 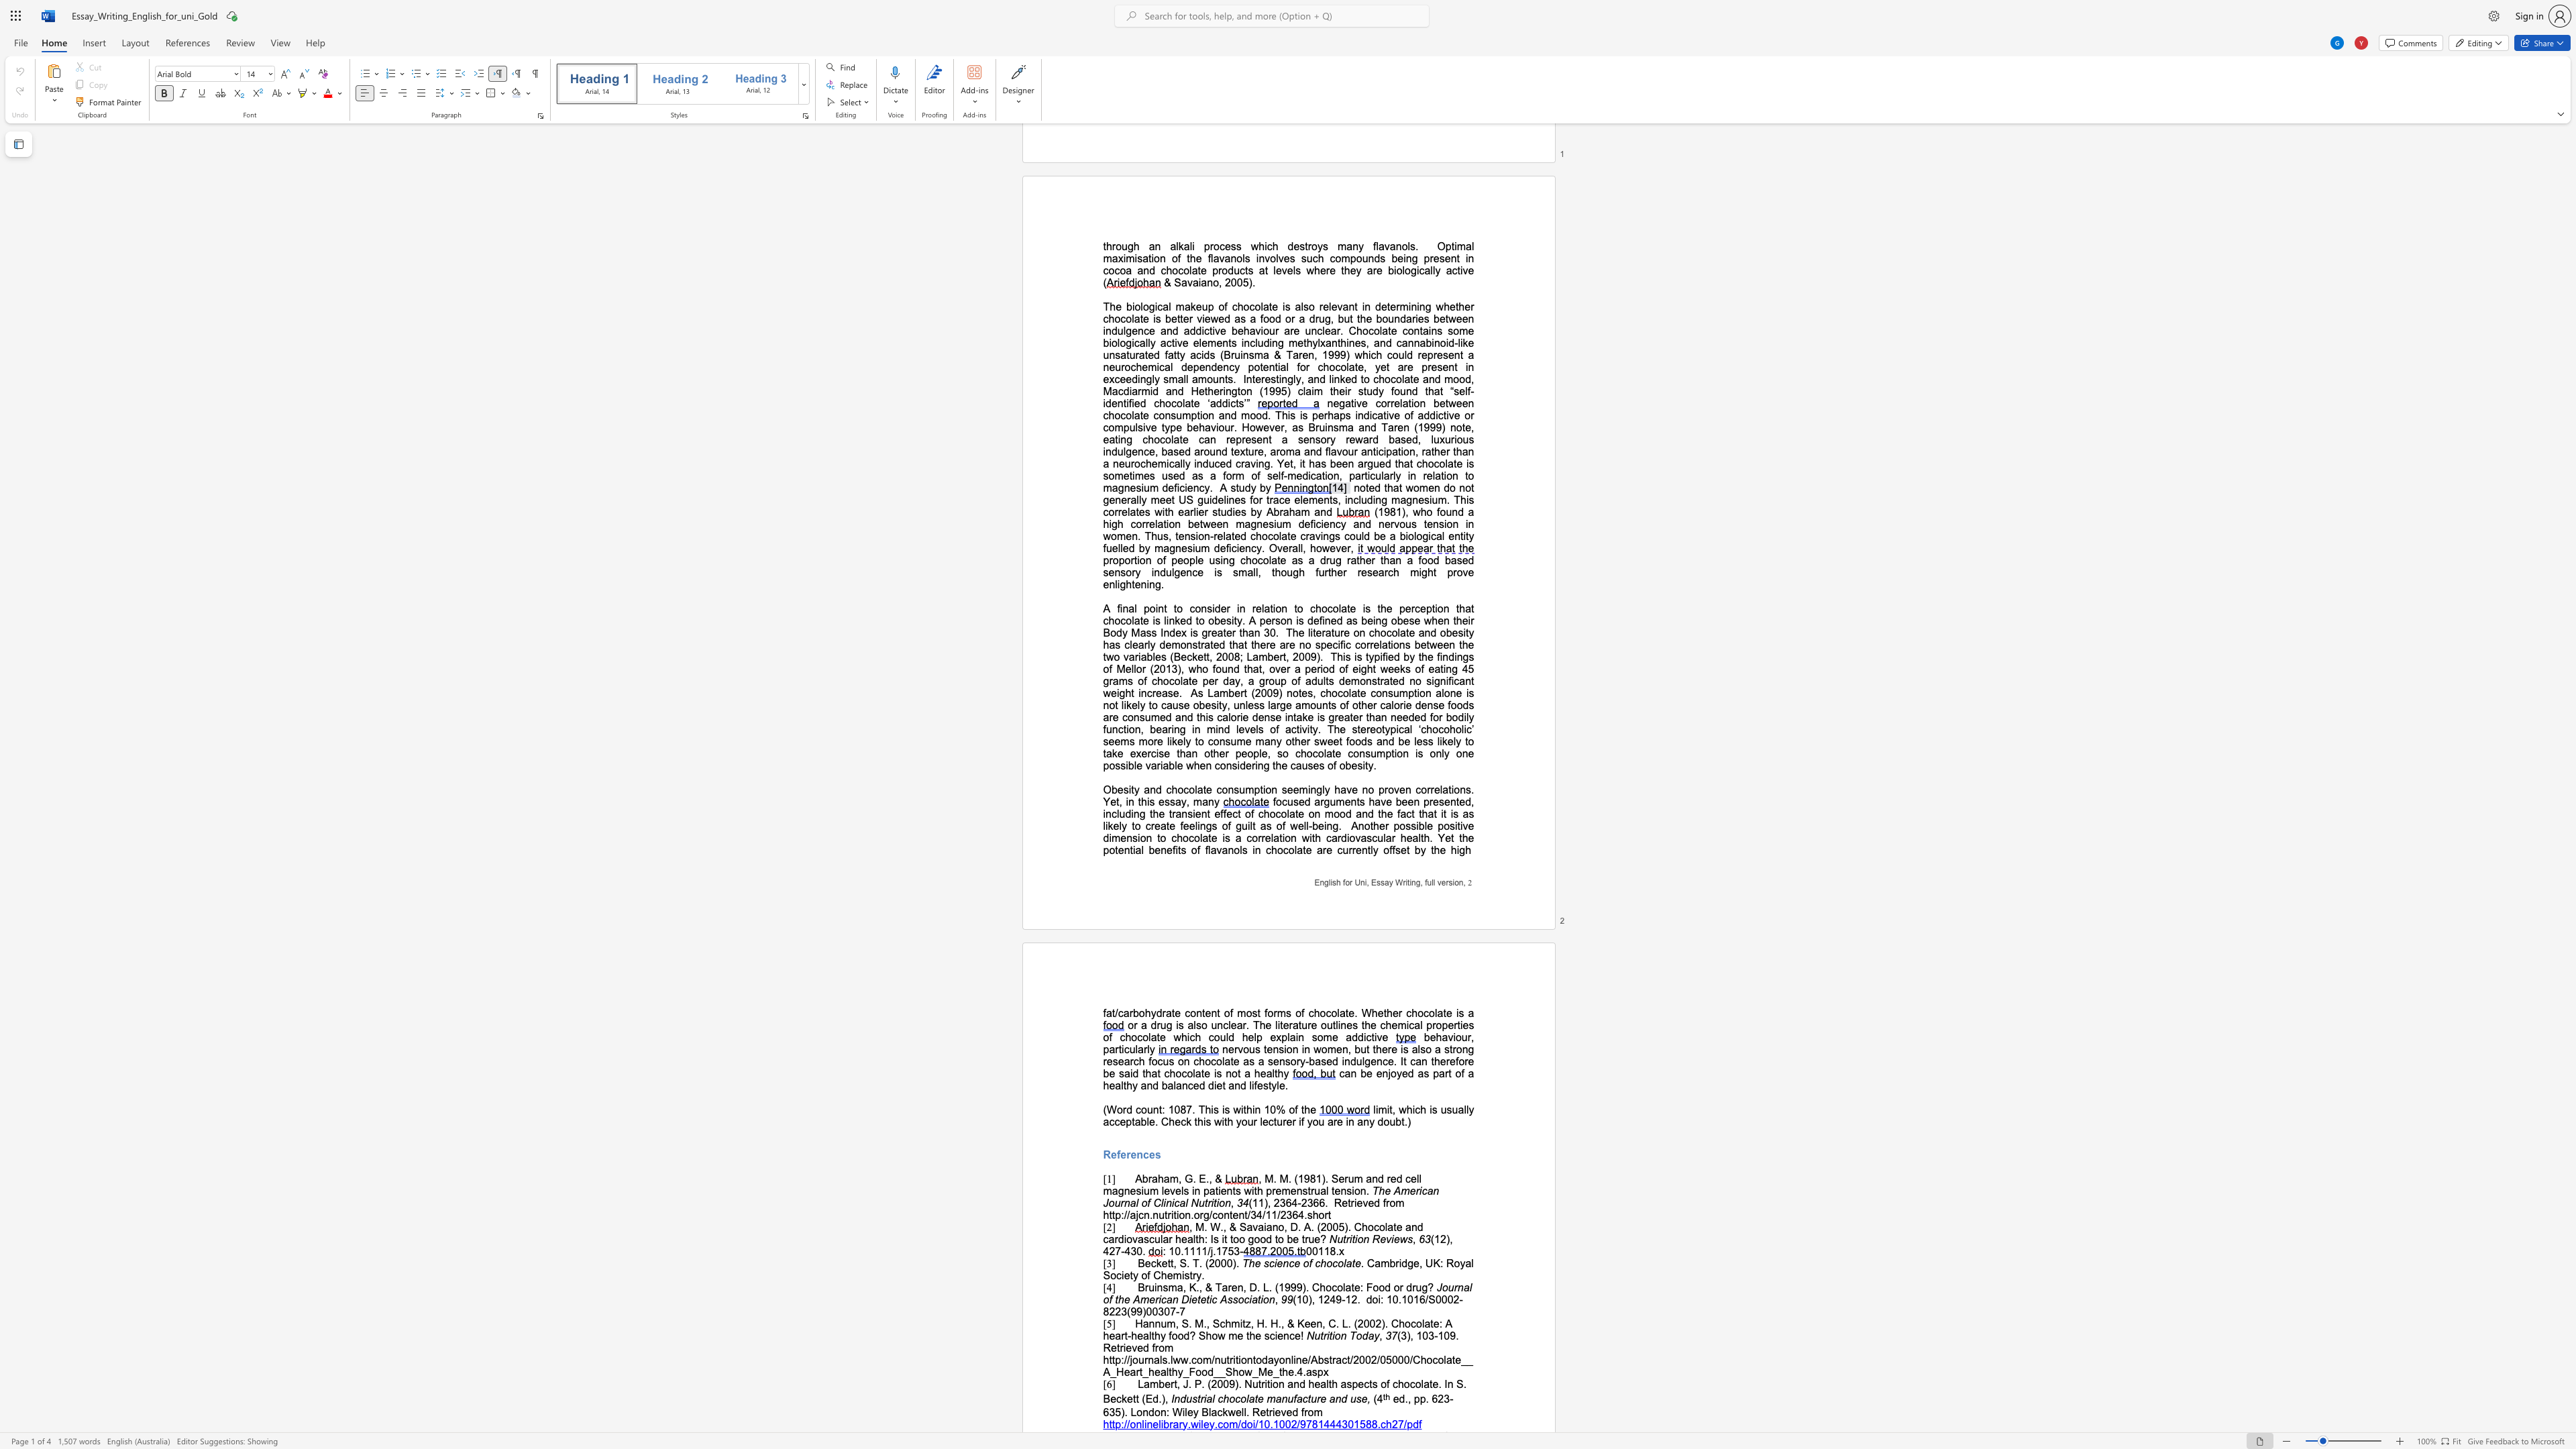 I want to click on the subset text "te" within the text "The science of chocolate", so click(x=1350, y=1263).